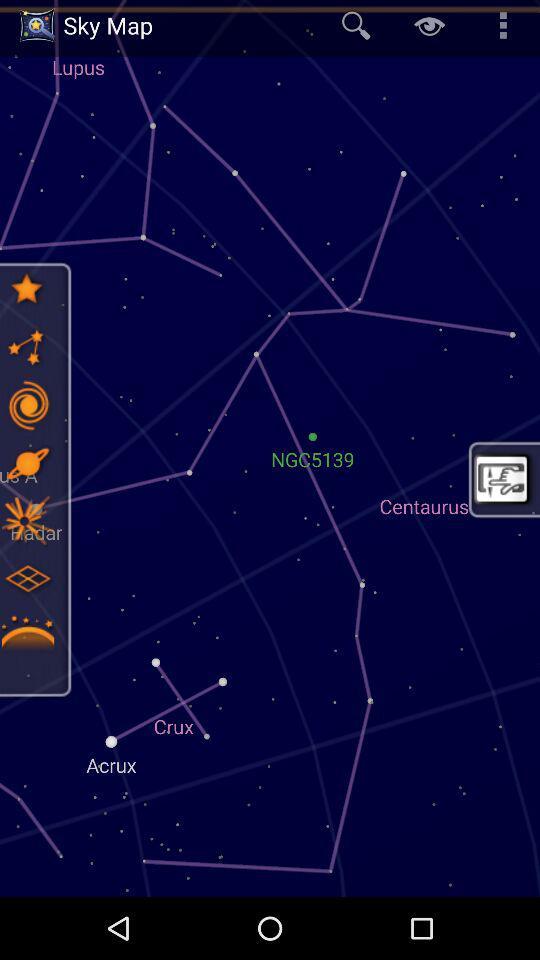  Describe the element at coordinates (26, 347) in the screenshot. I see `for star view` at that location.